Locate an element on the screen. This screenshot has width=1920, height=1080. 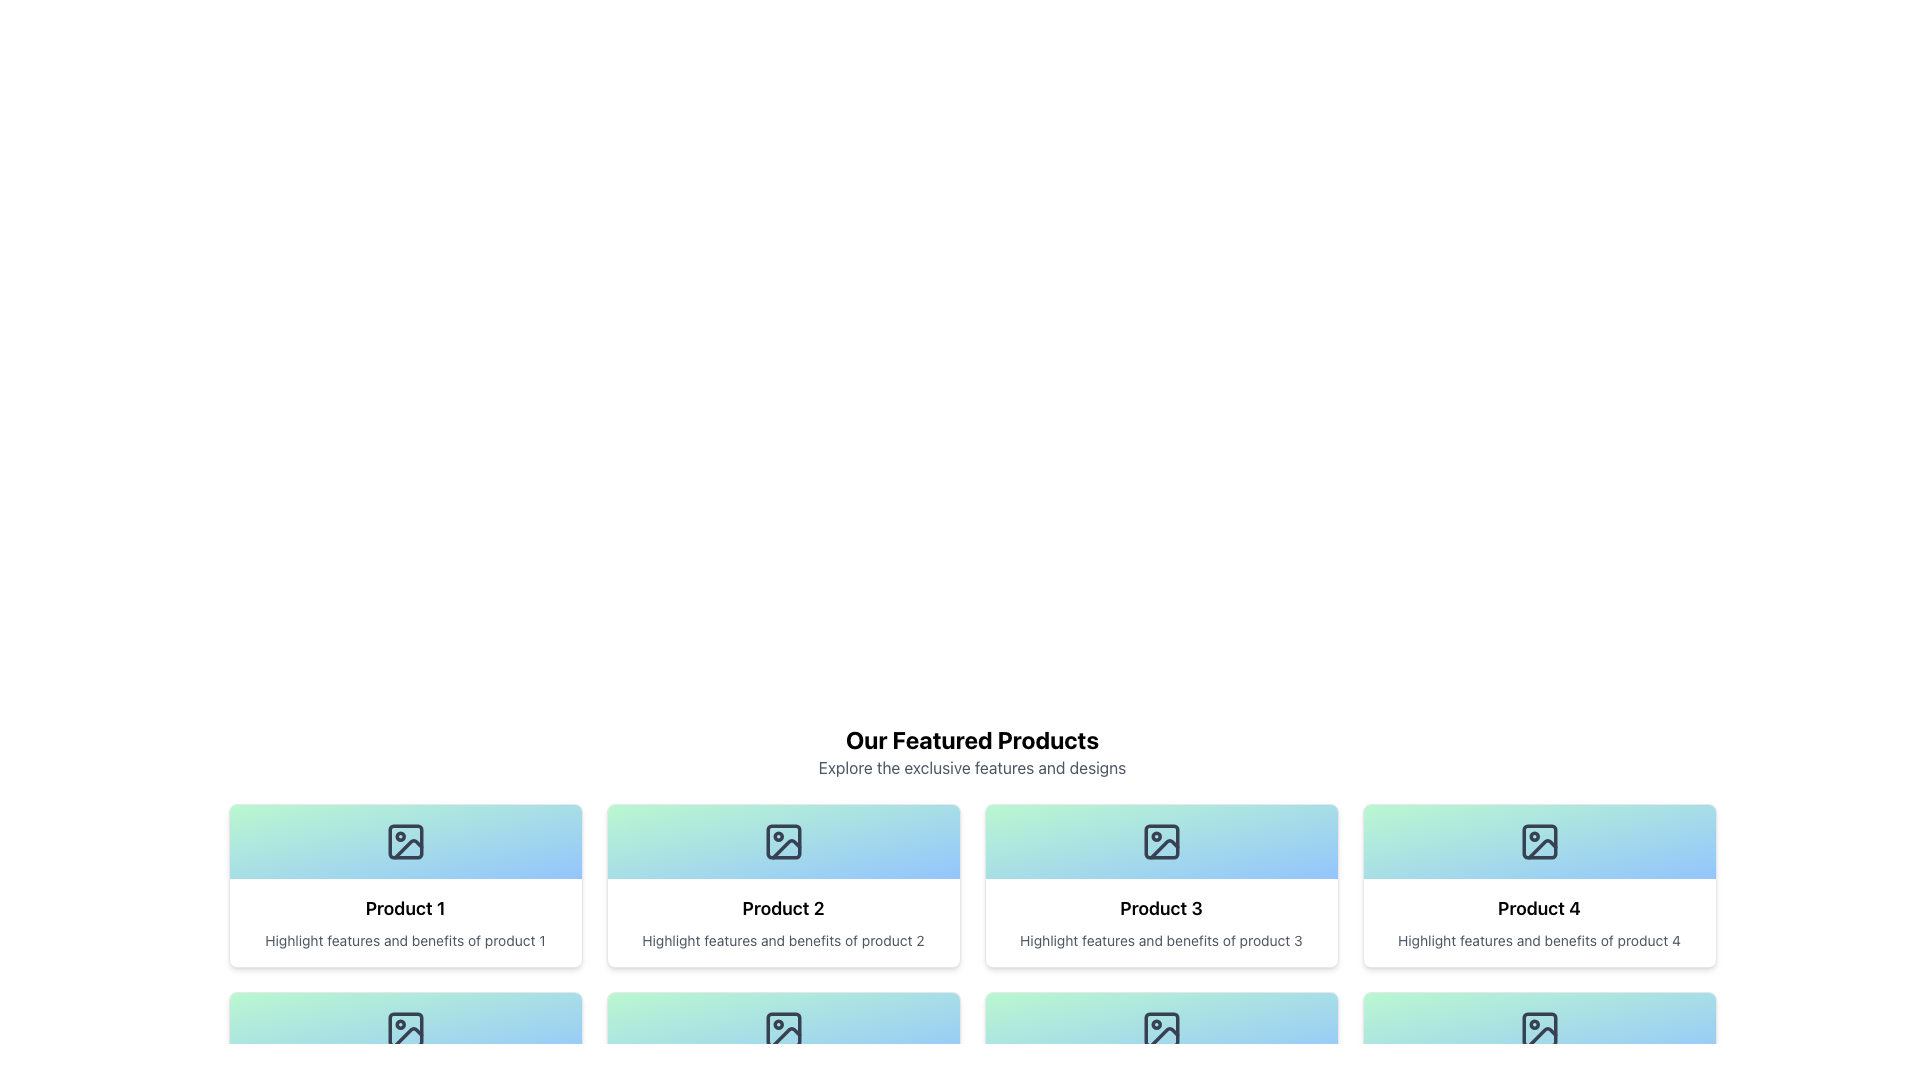
the icon or image placeholder representing the product in the top-left corner of the card labeled 'Product 1' is located at coordinates (404, 841).